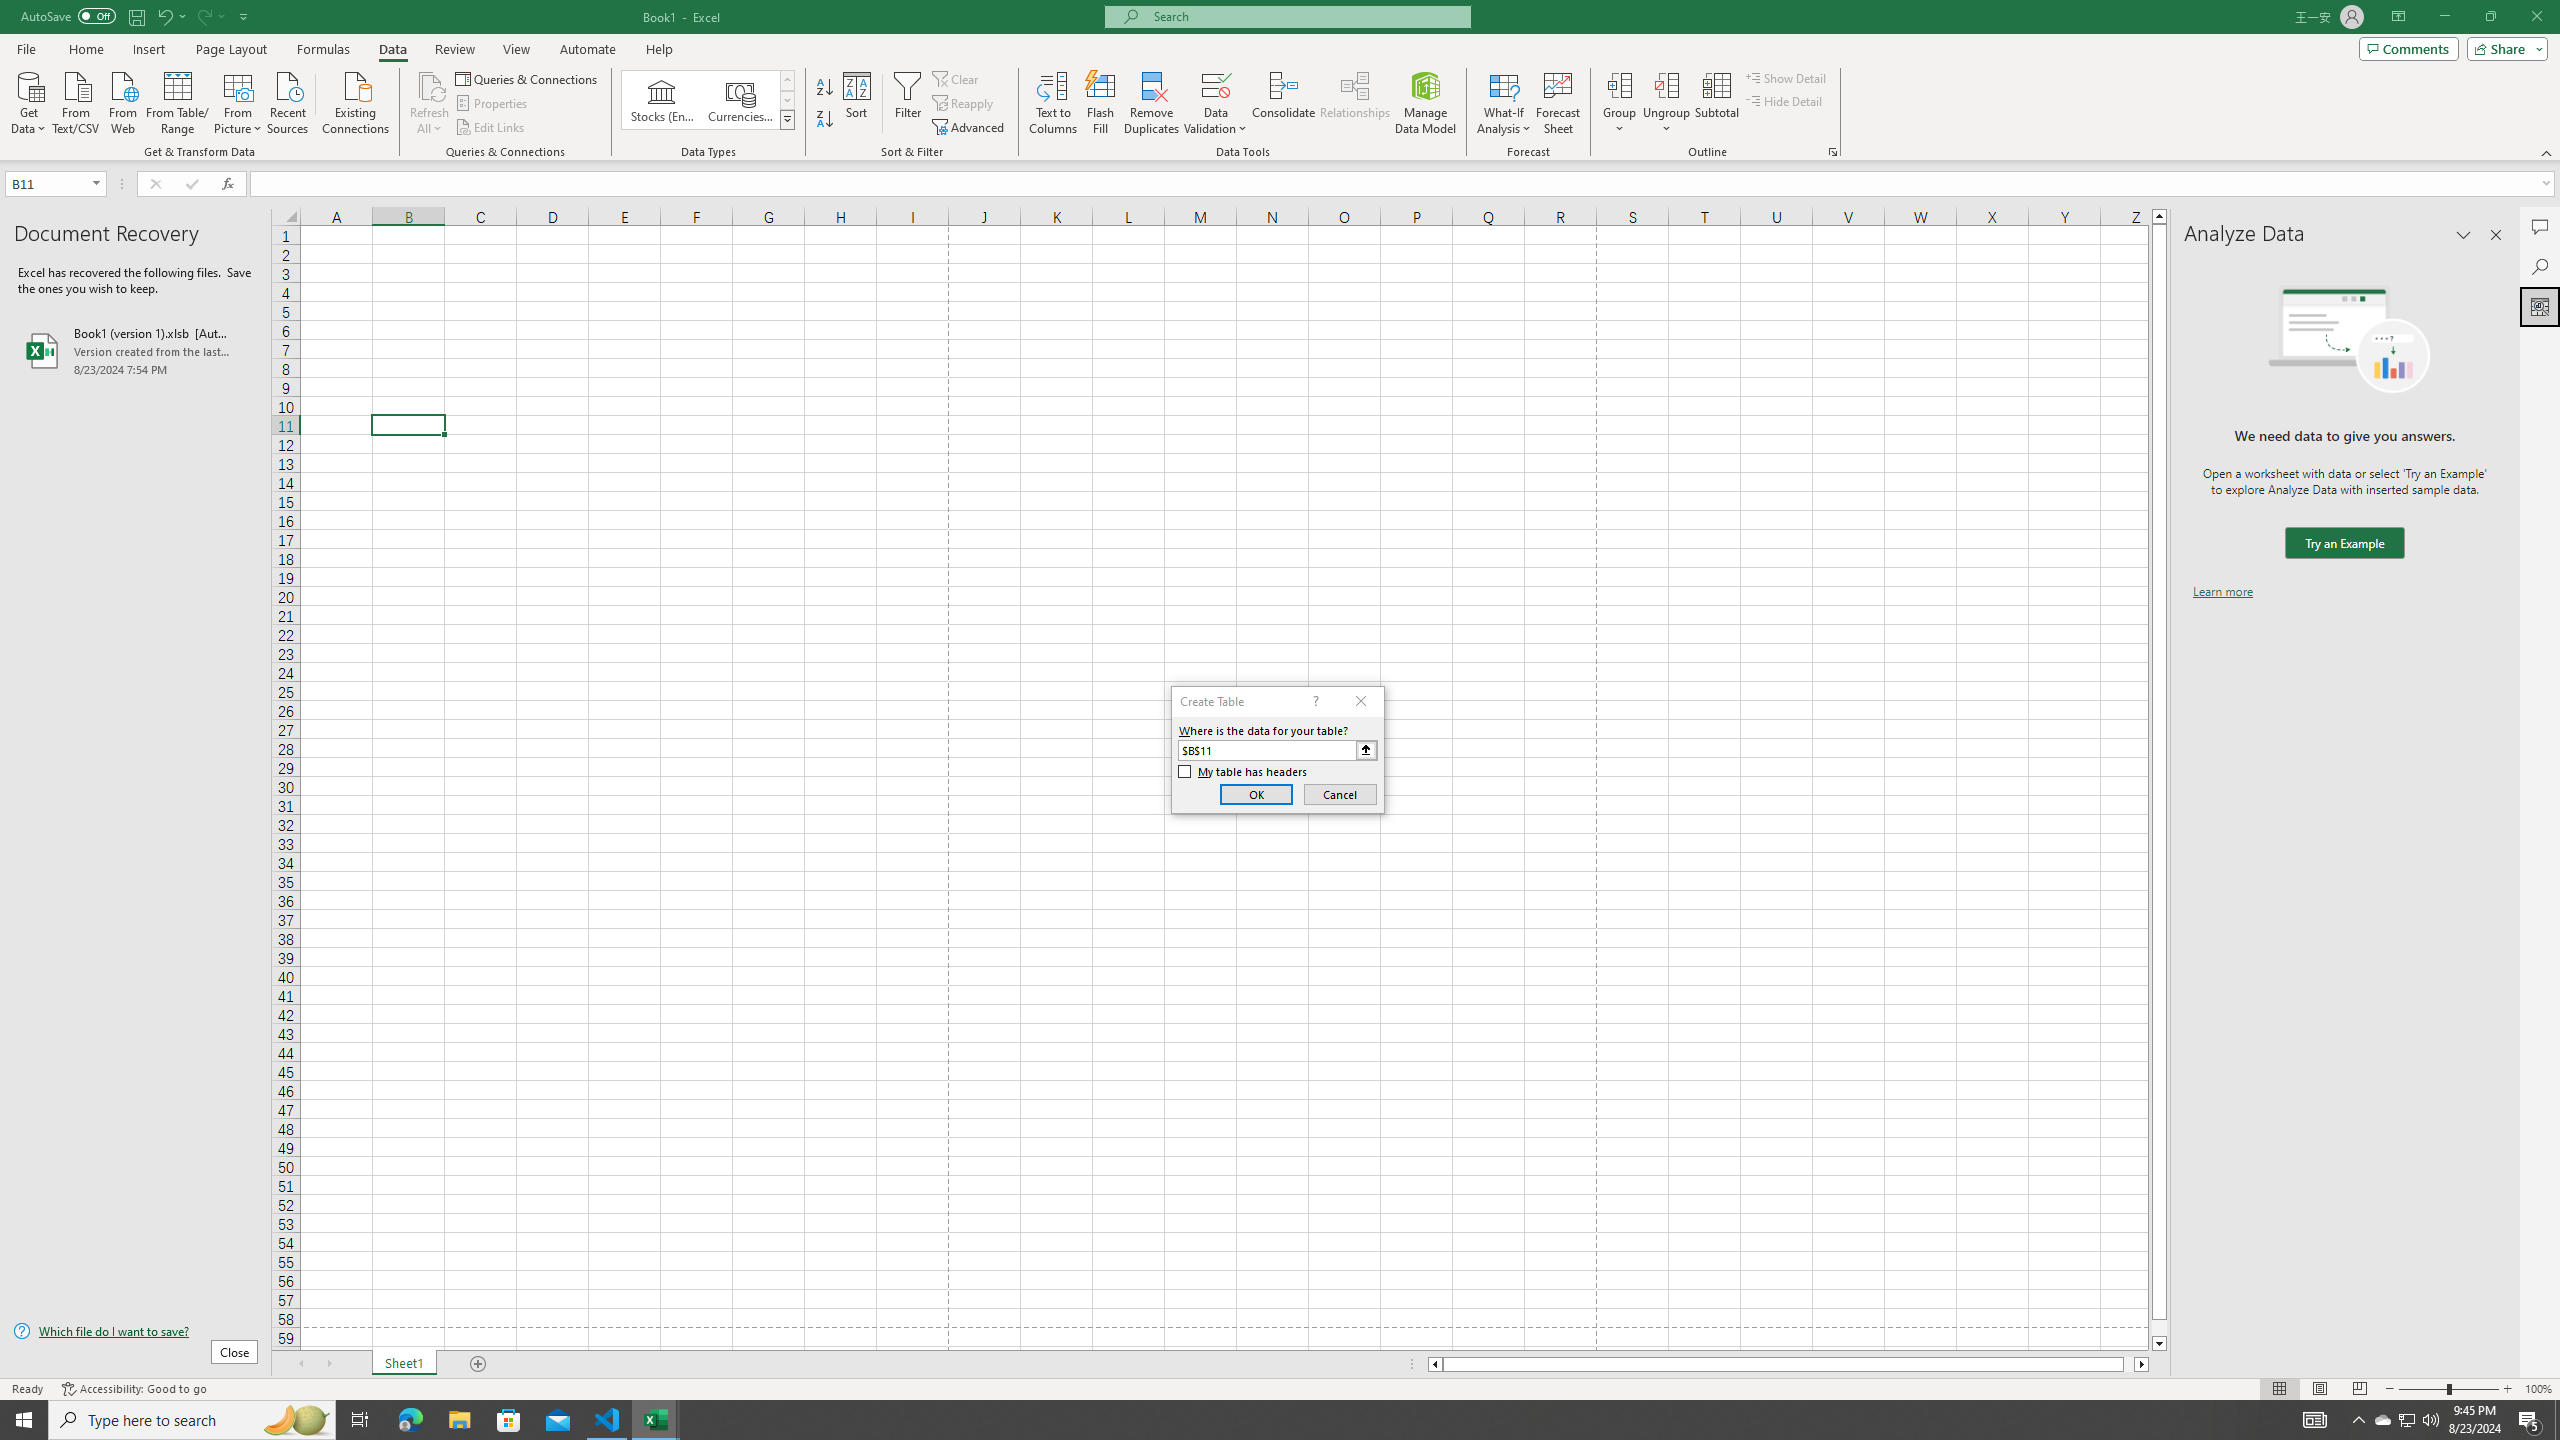 Image resolution: width=2560 pixels, height=1440 pixels. What do you see at coordinates (11, 9) in the screenshot?
I see `'System'` at bounding box center [11, 9].